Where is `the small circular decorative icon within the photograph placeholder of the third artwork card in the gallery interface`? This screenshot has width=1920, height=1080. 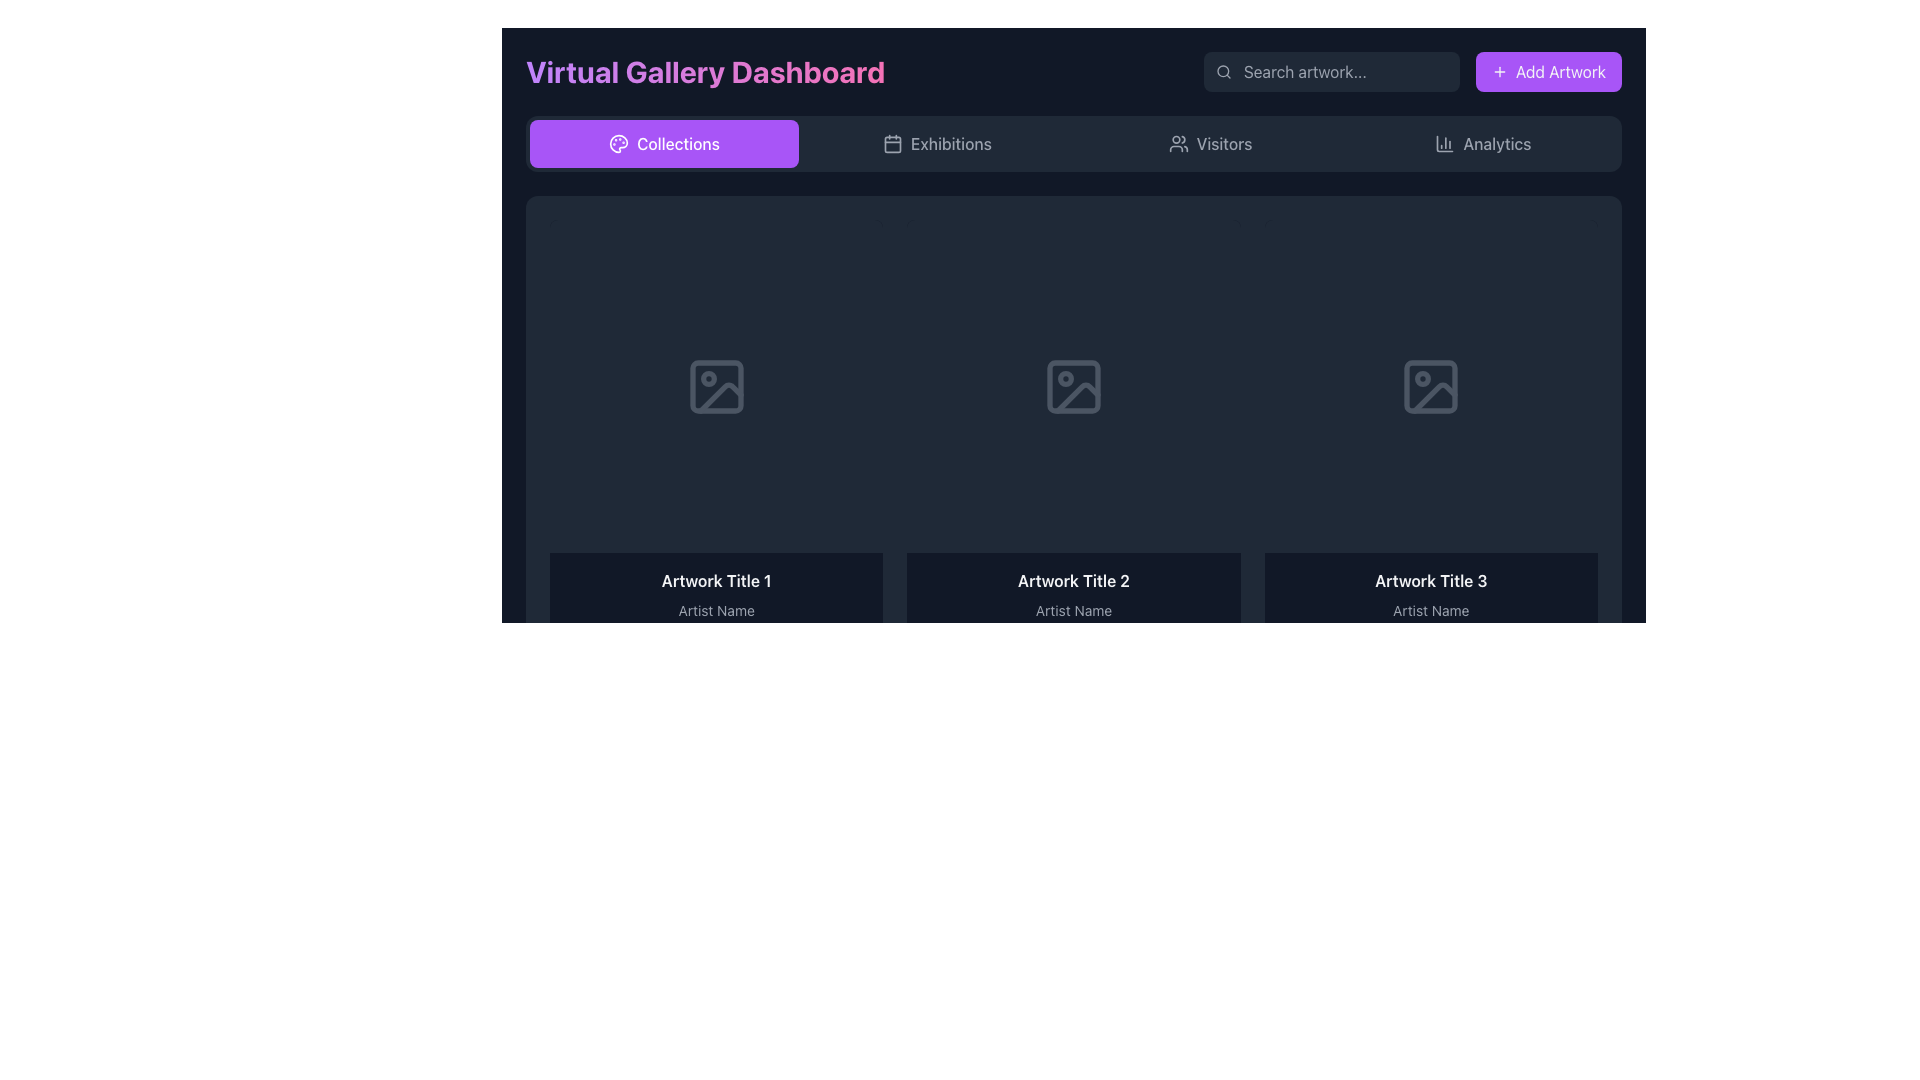
the small circular decorative icon within the photograph placeholder of the third artwork card in the gallery interface is located at coordinates (1422, 378).